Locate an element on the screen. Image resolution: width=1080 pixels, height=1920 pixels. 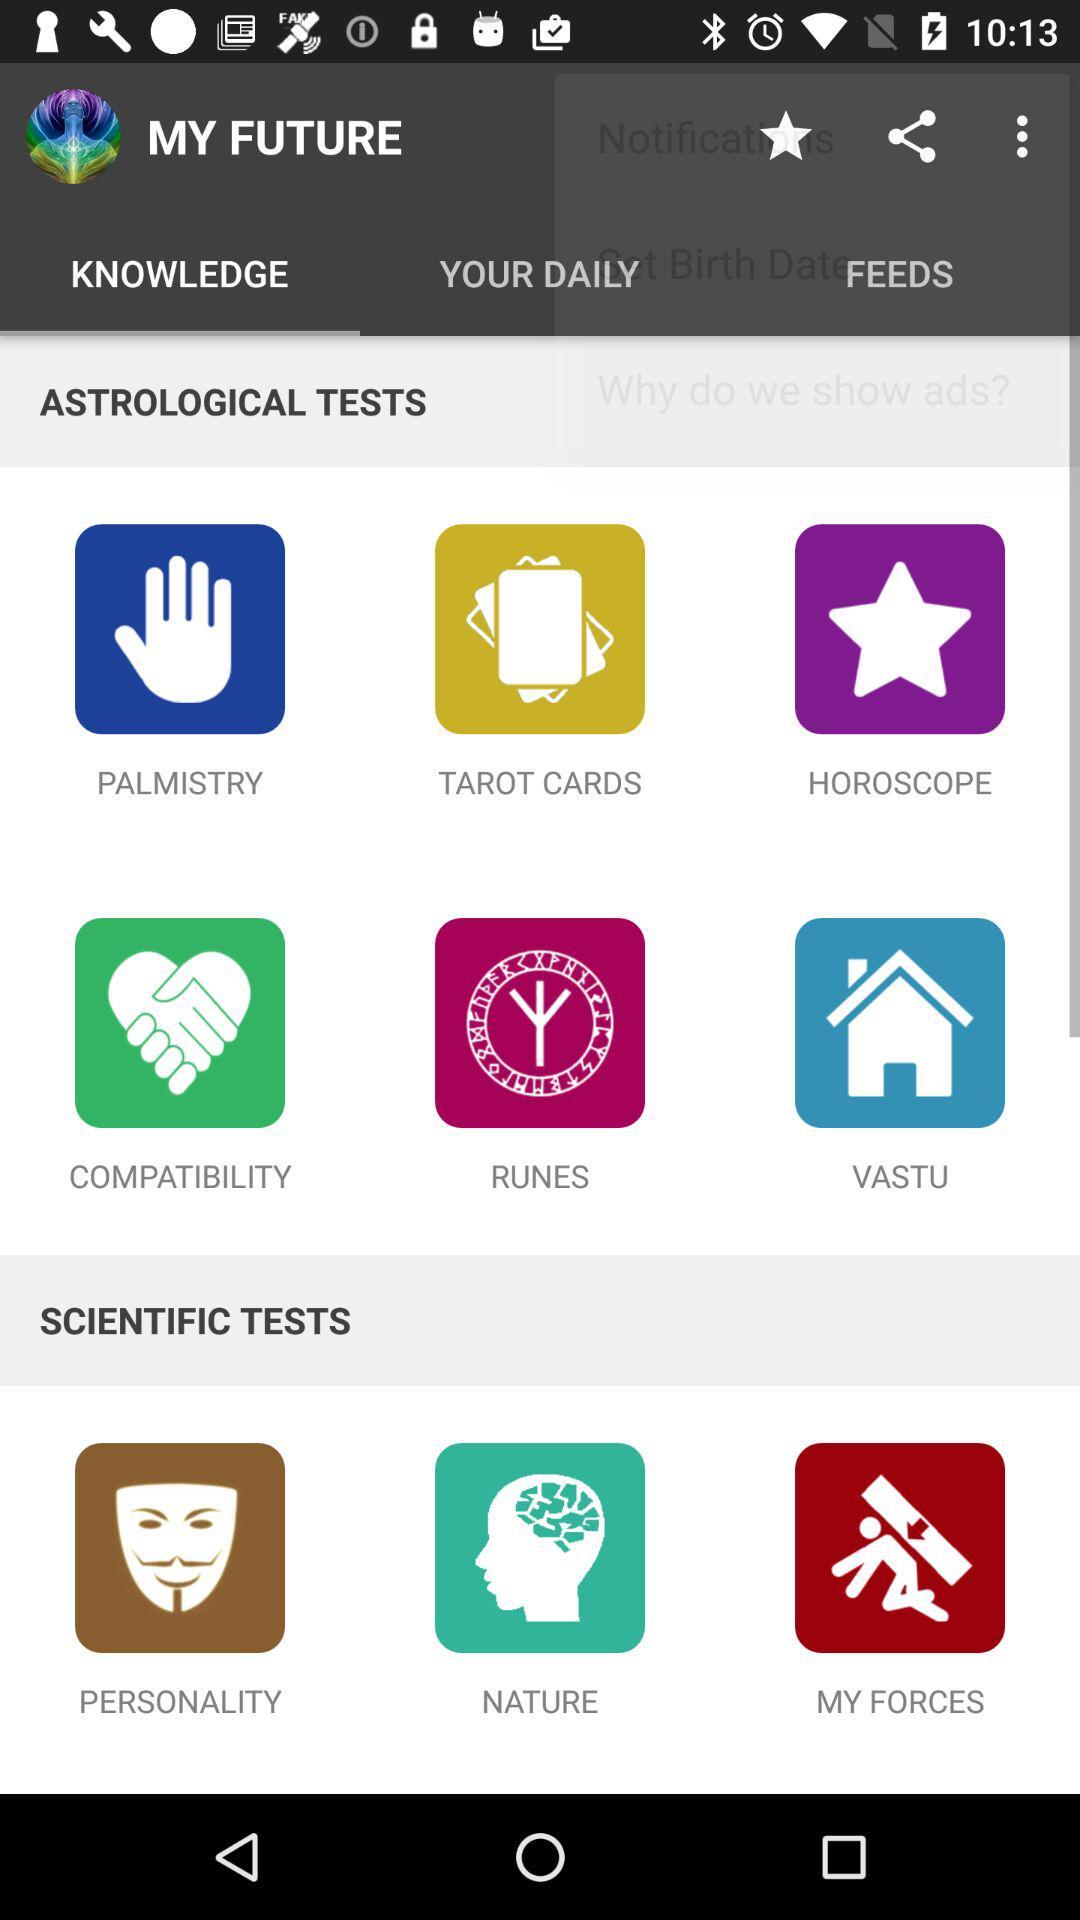
the icon to the right of the my future icon is located at coordinates (785, 135).